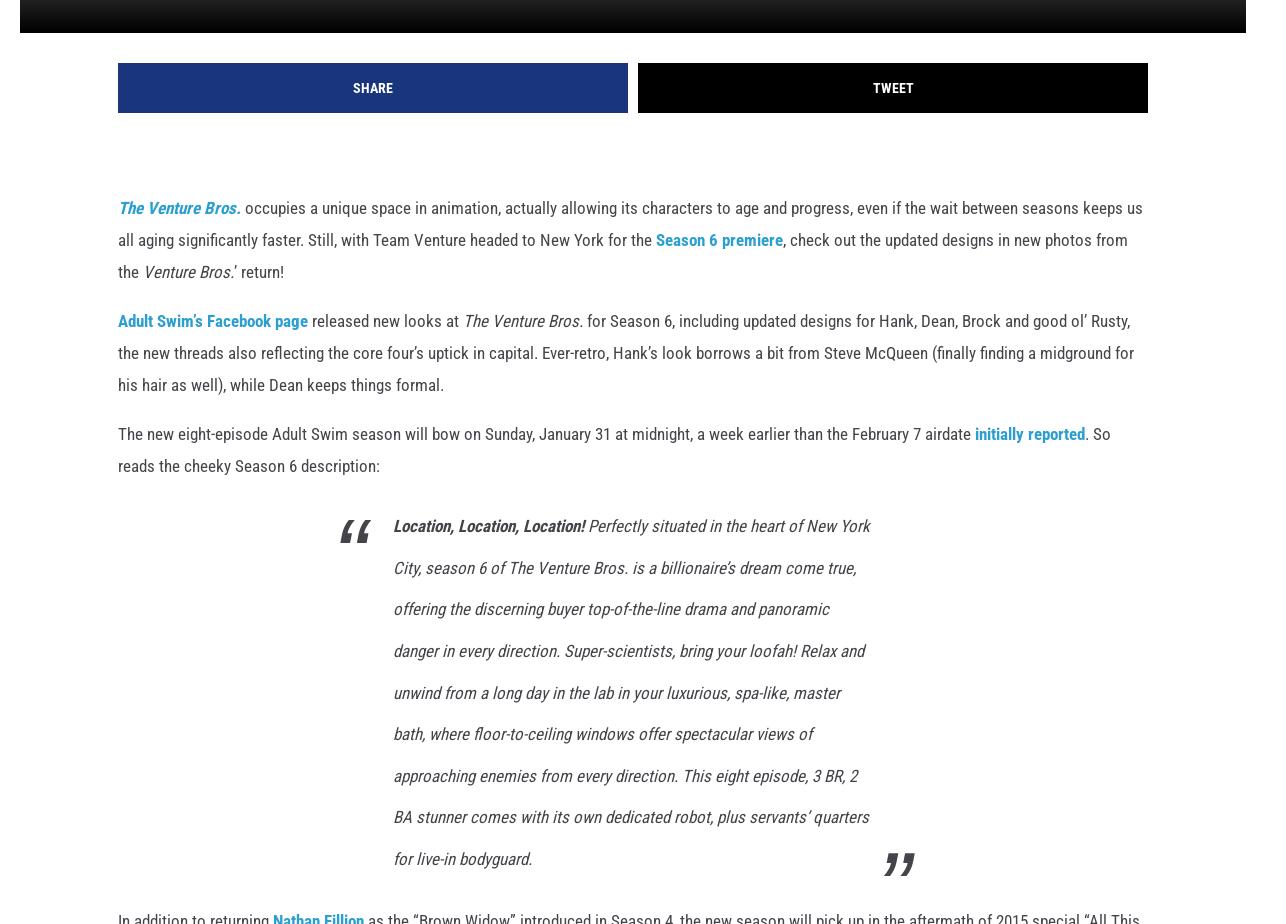 The width and height of the screenshot is (1286, 924). Describe the element at coordinates (384, 352) in the screenshot. I see `'released new looks at'` at that location.